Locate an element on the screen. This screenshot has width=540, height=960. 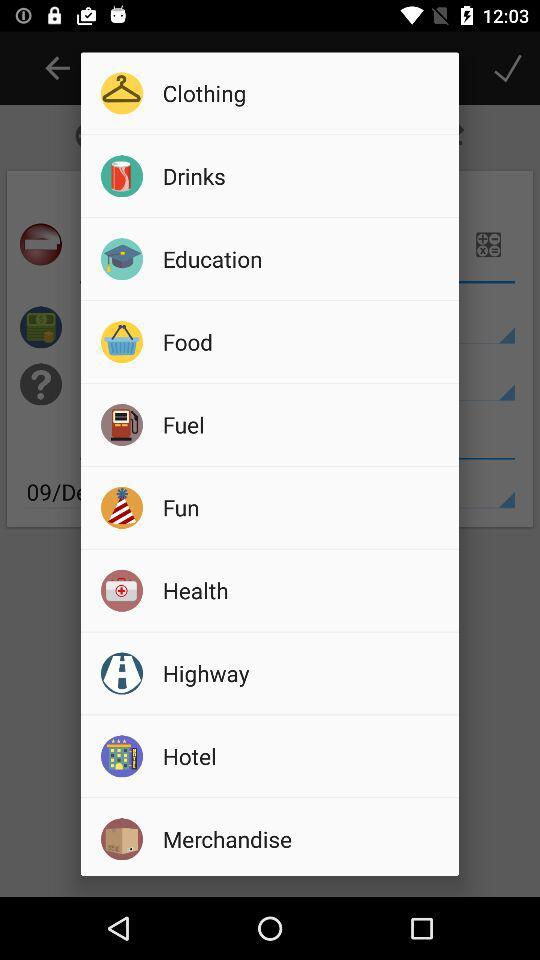
icon below the fuel item is located at coordinates (303, 506).